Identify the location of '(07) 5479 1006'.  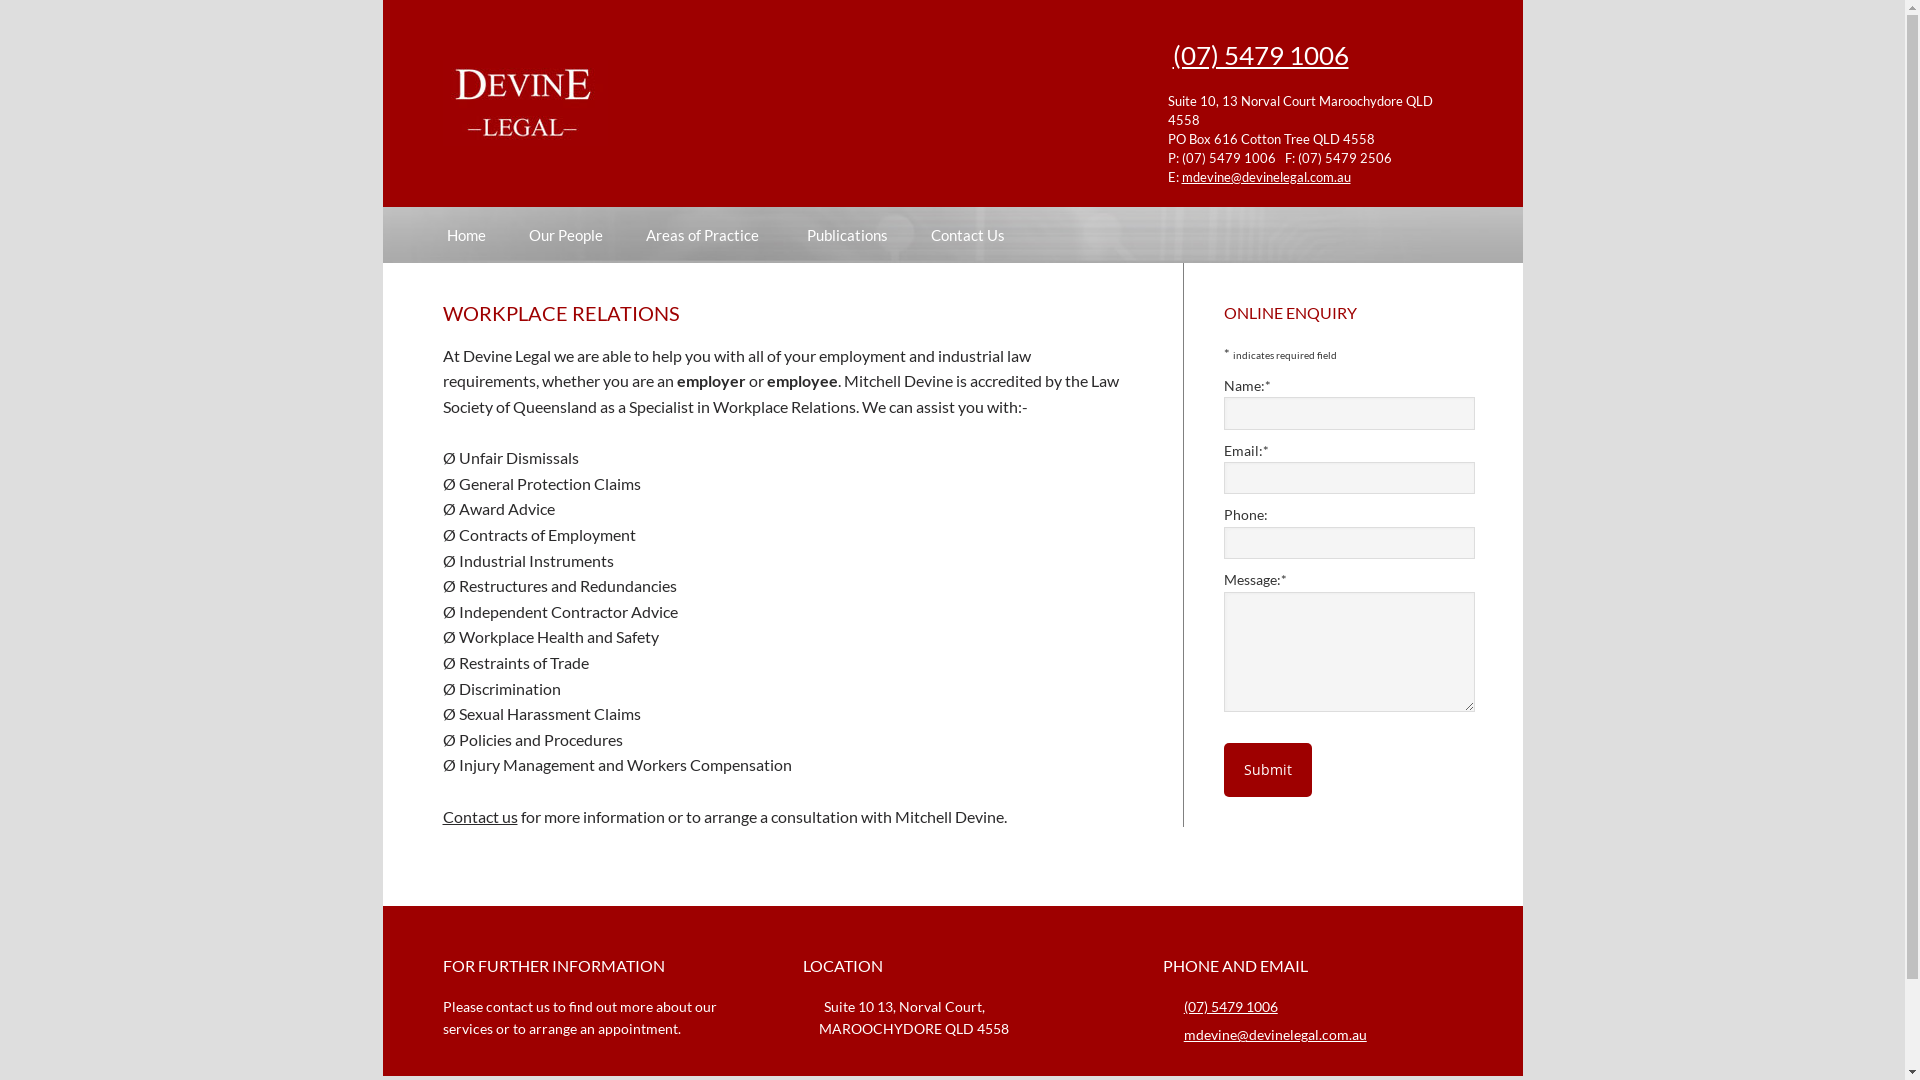
(1258, 53).